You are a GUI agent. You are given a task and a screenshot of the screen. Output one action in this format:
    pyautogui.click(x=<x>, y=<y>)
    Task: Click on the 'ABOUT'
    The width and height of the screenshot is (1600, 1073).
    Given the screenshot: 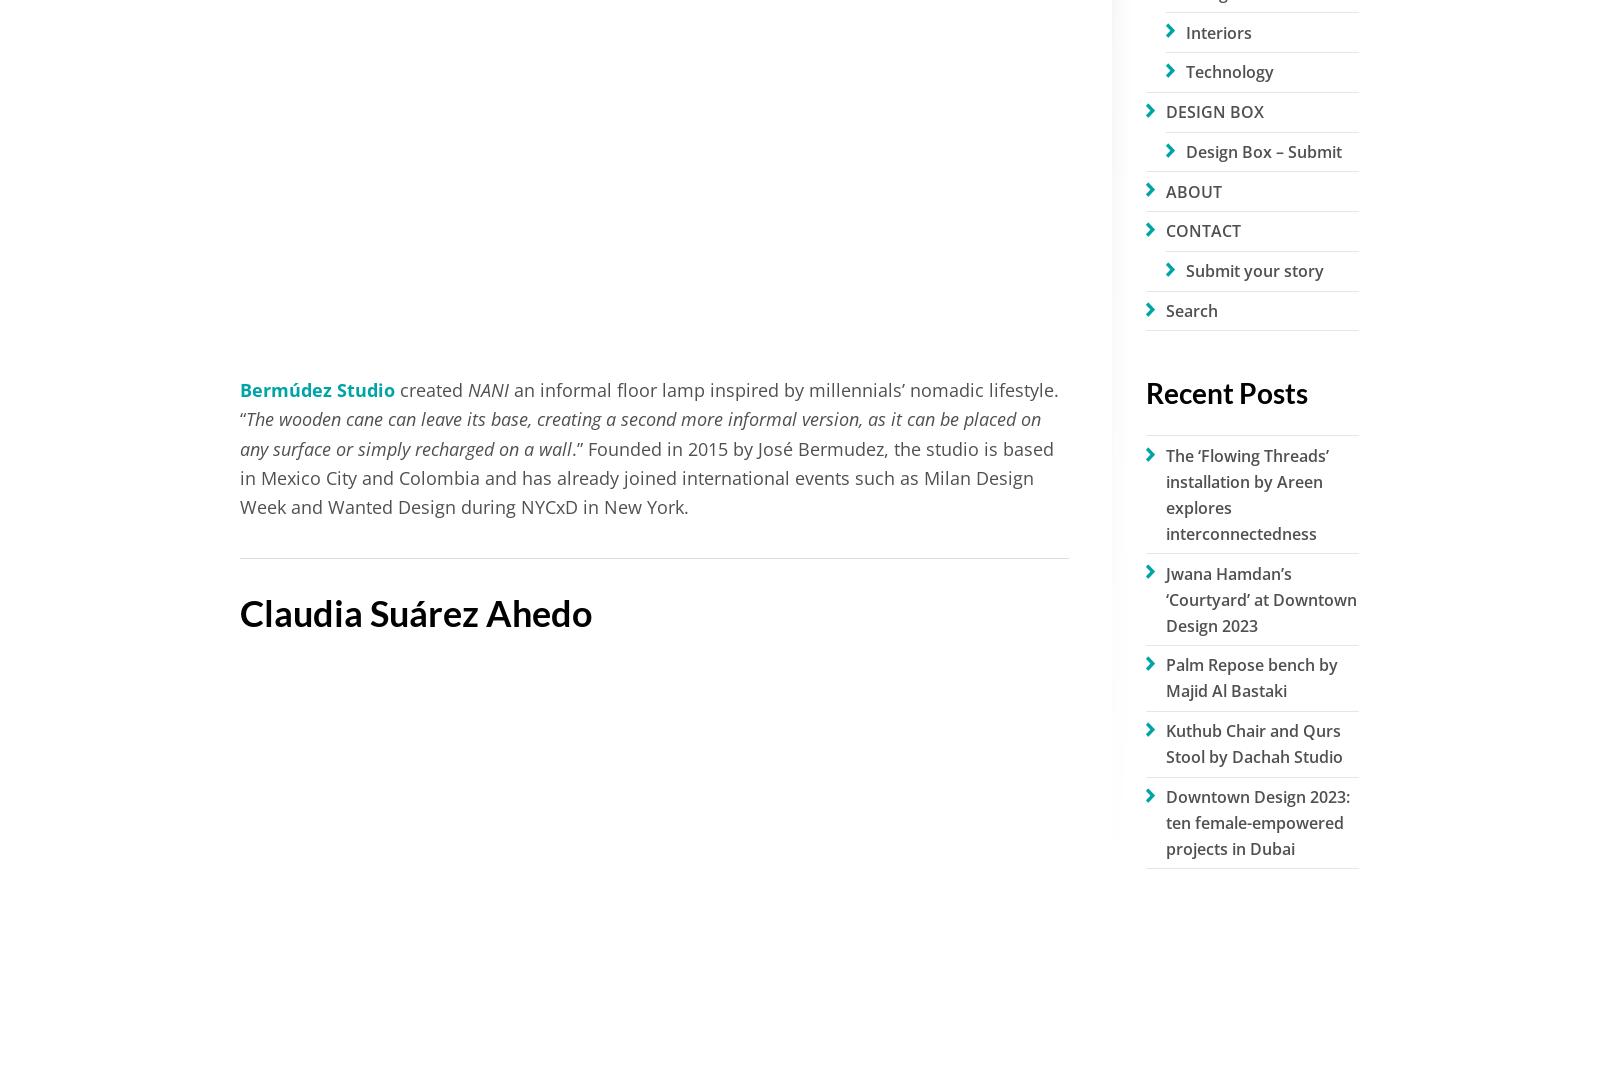 What is the action you would take?
    pyautogui.click(x=1164, y=190)
    